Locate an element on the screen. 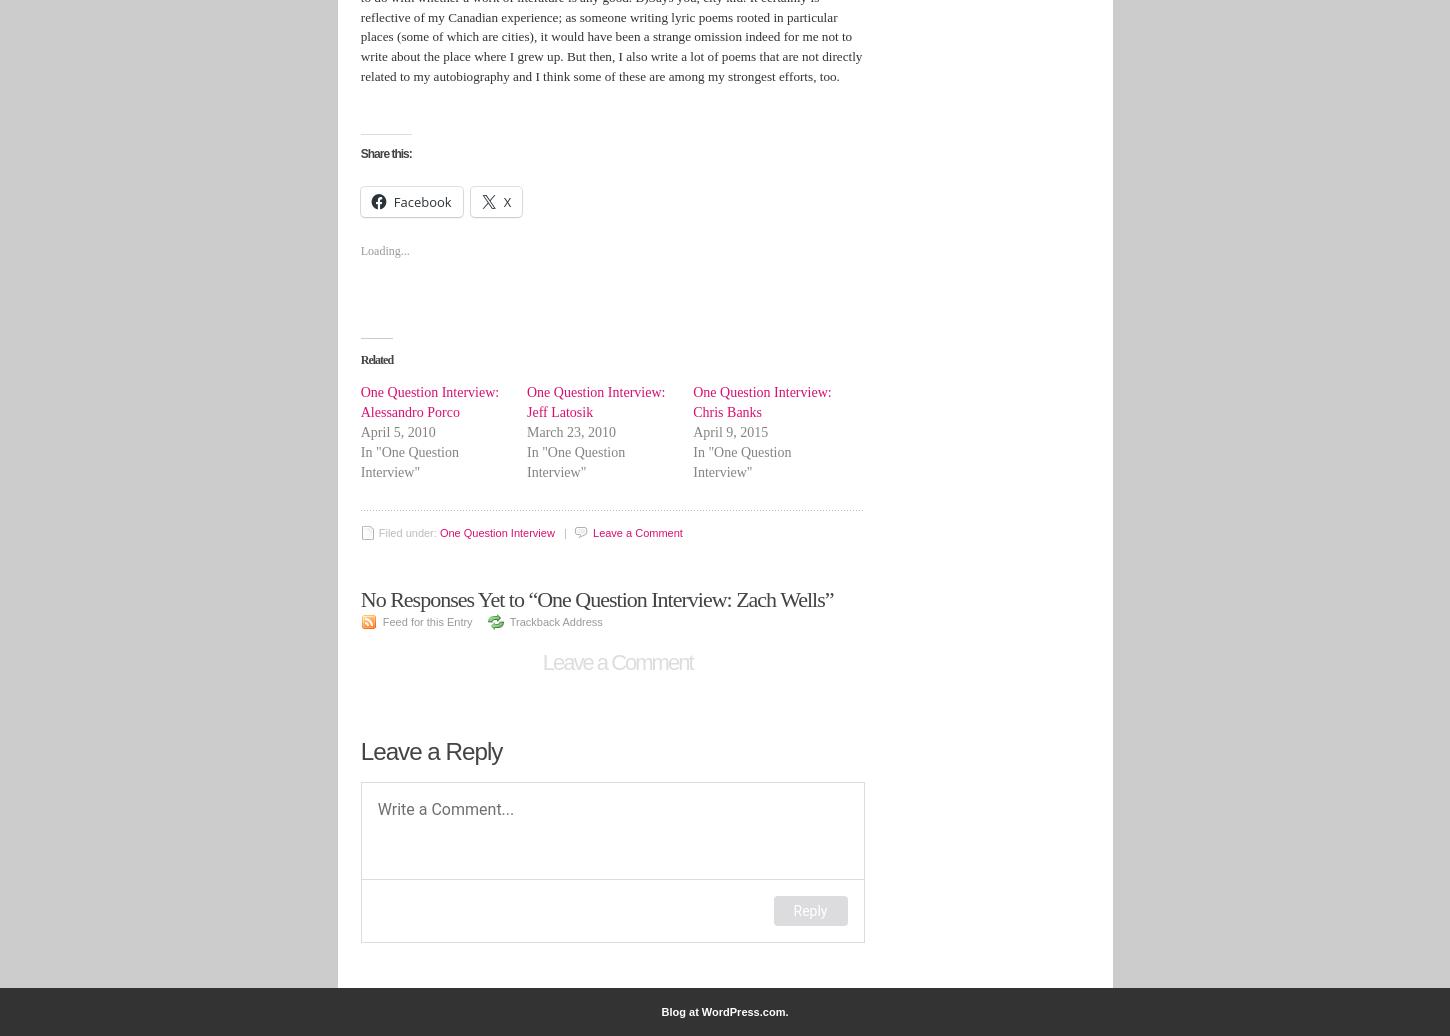 The height and width of the screenshot is (1036, 1450). '|' is located at coordinates (565, 533).